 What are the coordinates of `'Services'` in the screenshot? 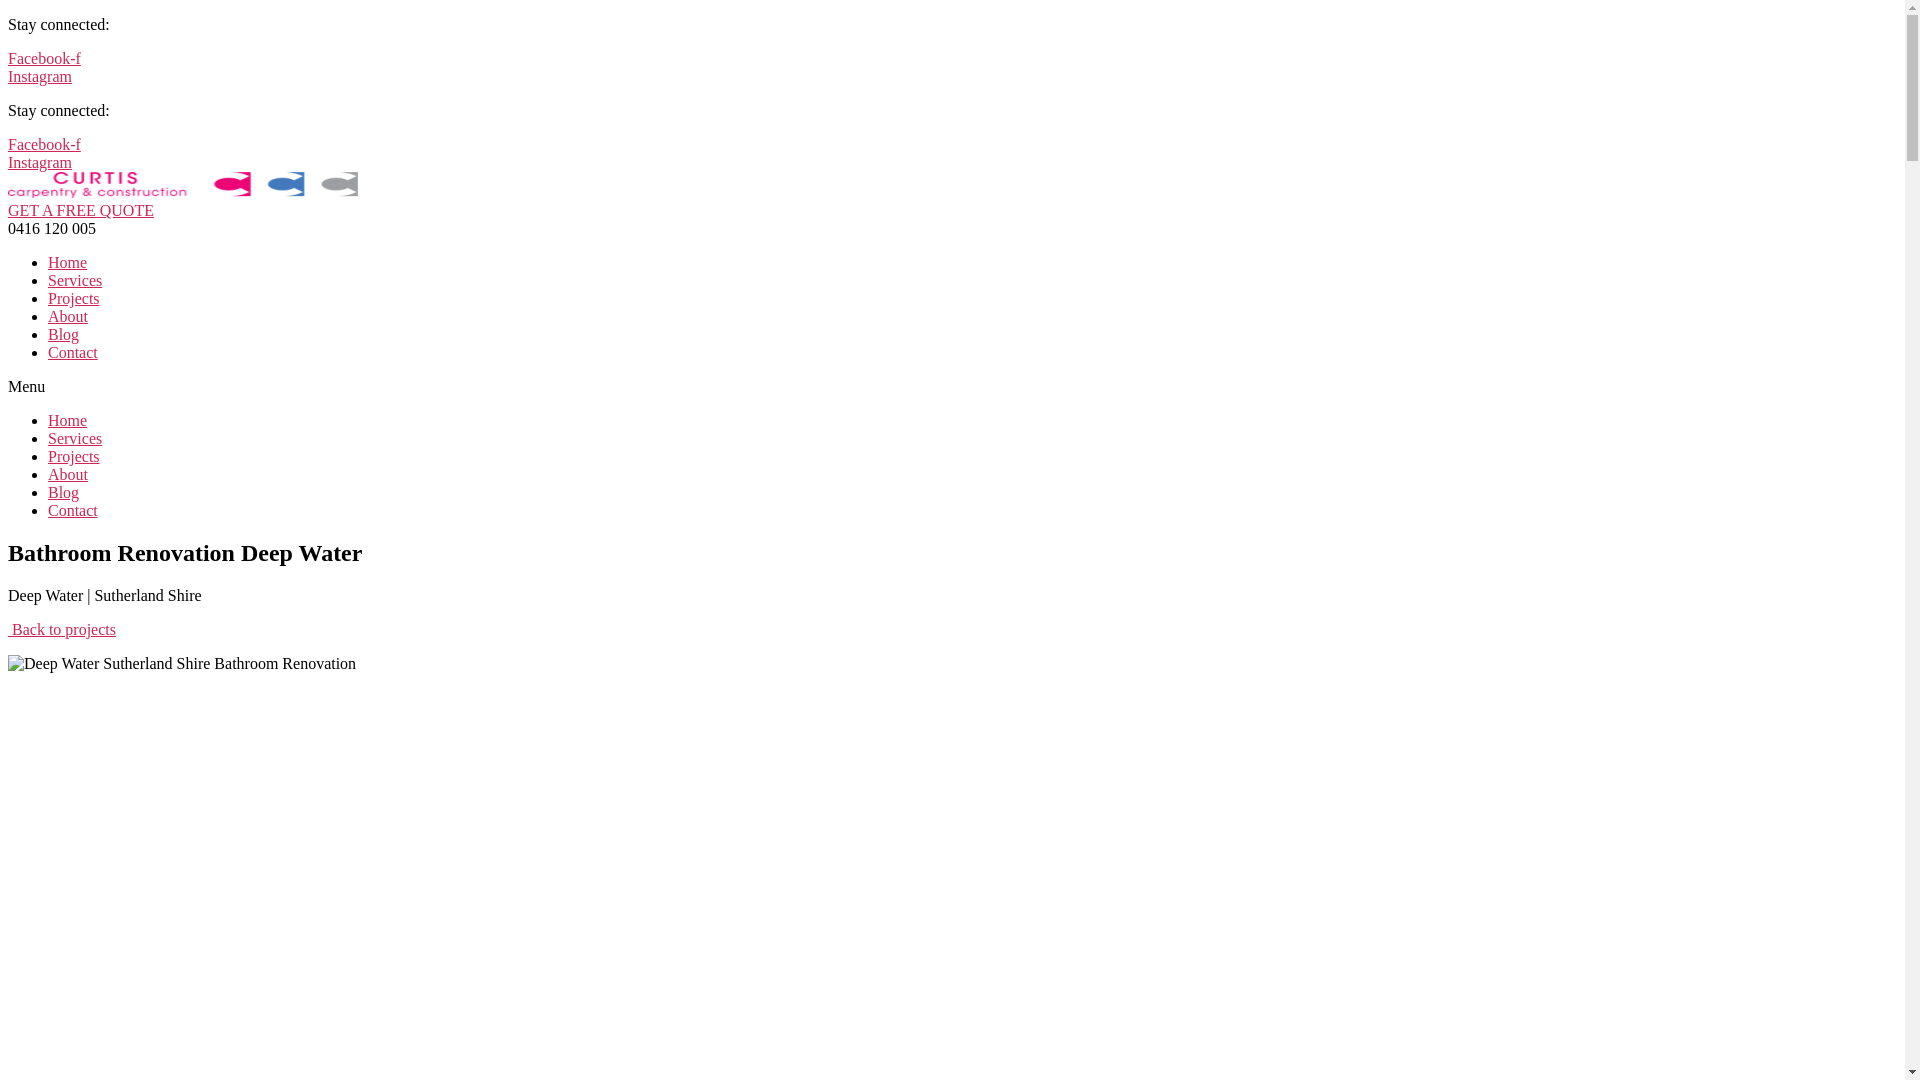 It's located at (75, 437).